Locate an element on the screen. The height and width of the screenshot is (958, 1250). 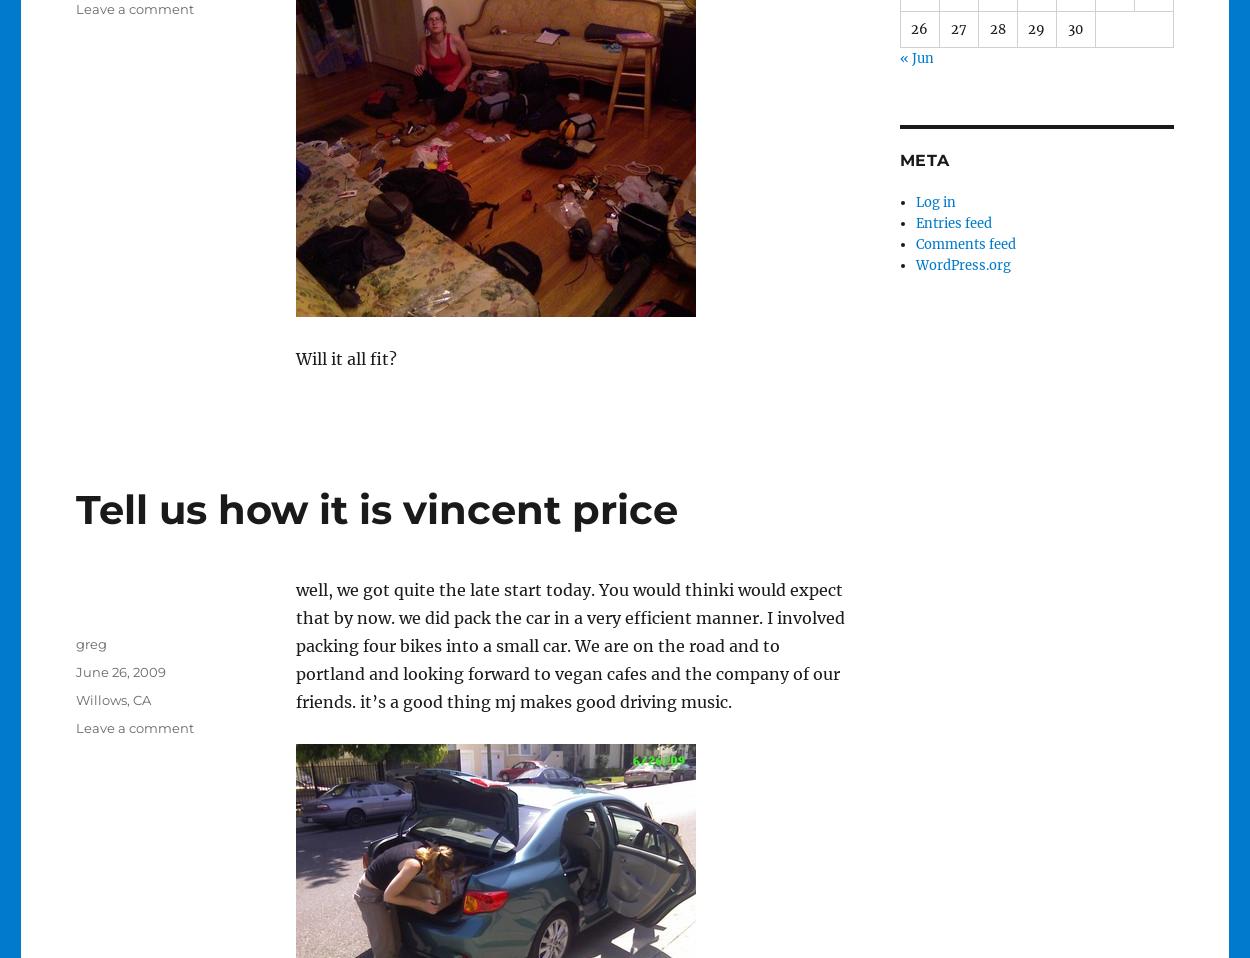
'28' is located at coordinates (988, 27).